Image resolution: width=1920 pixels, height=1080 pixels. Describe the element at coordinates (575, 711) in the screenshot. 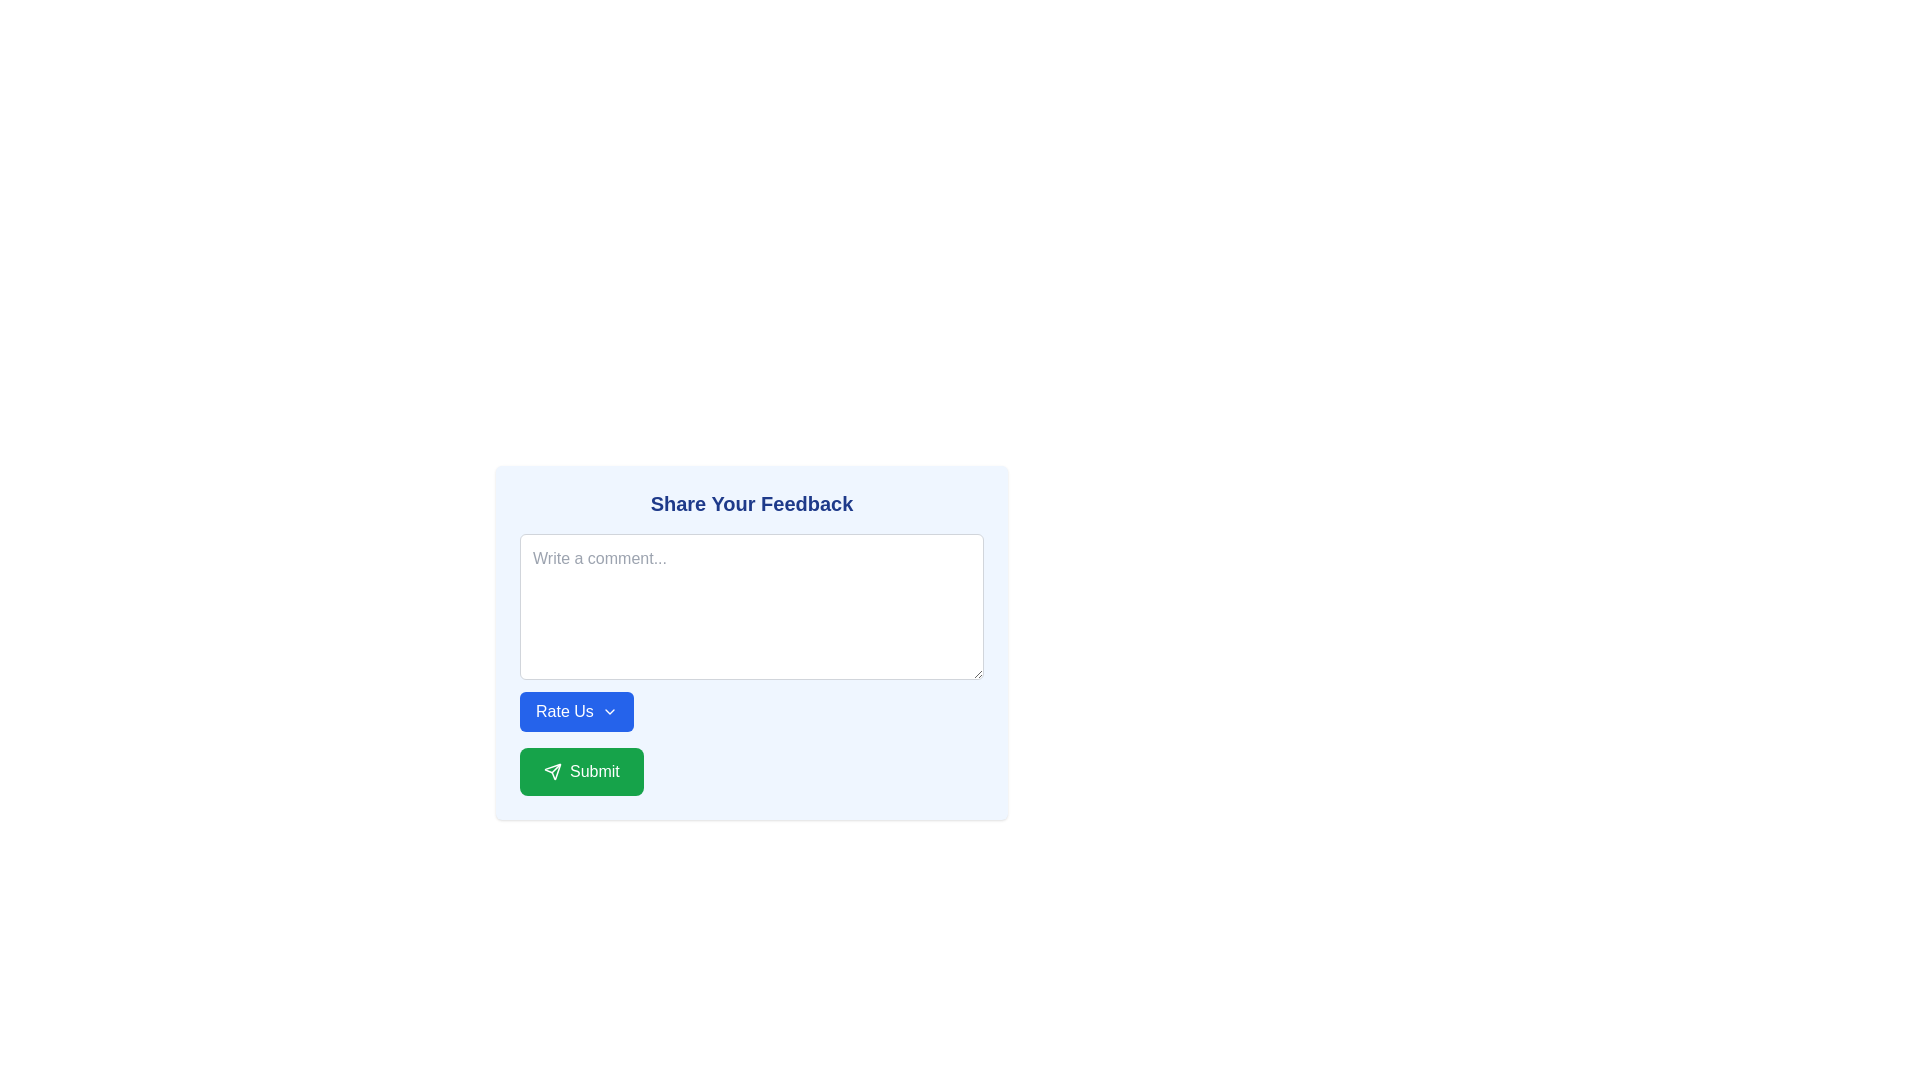

I see `the button that opens a dropdown menu for rating input in the 'Share Your Feedback' section of the feedback form interface` at that location.